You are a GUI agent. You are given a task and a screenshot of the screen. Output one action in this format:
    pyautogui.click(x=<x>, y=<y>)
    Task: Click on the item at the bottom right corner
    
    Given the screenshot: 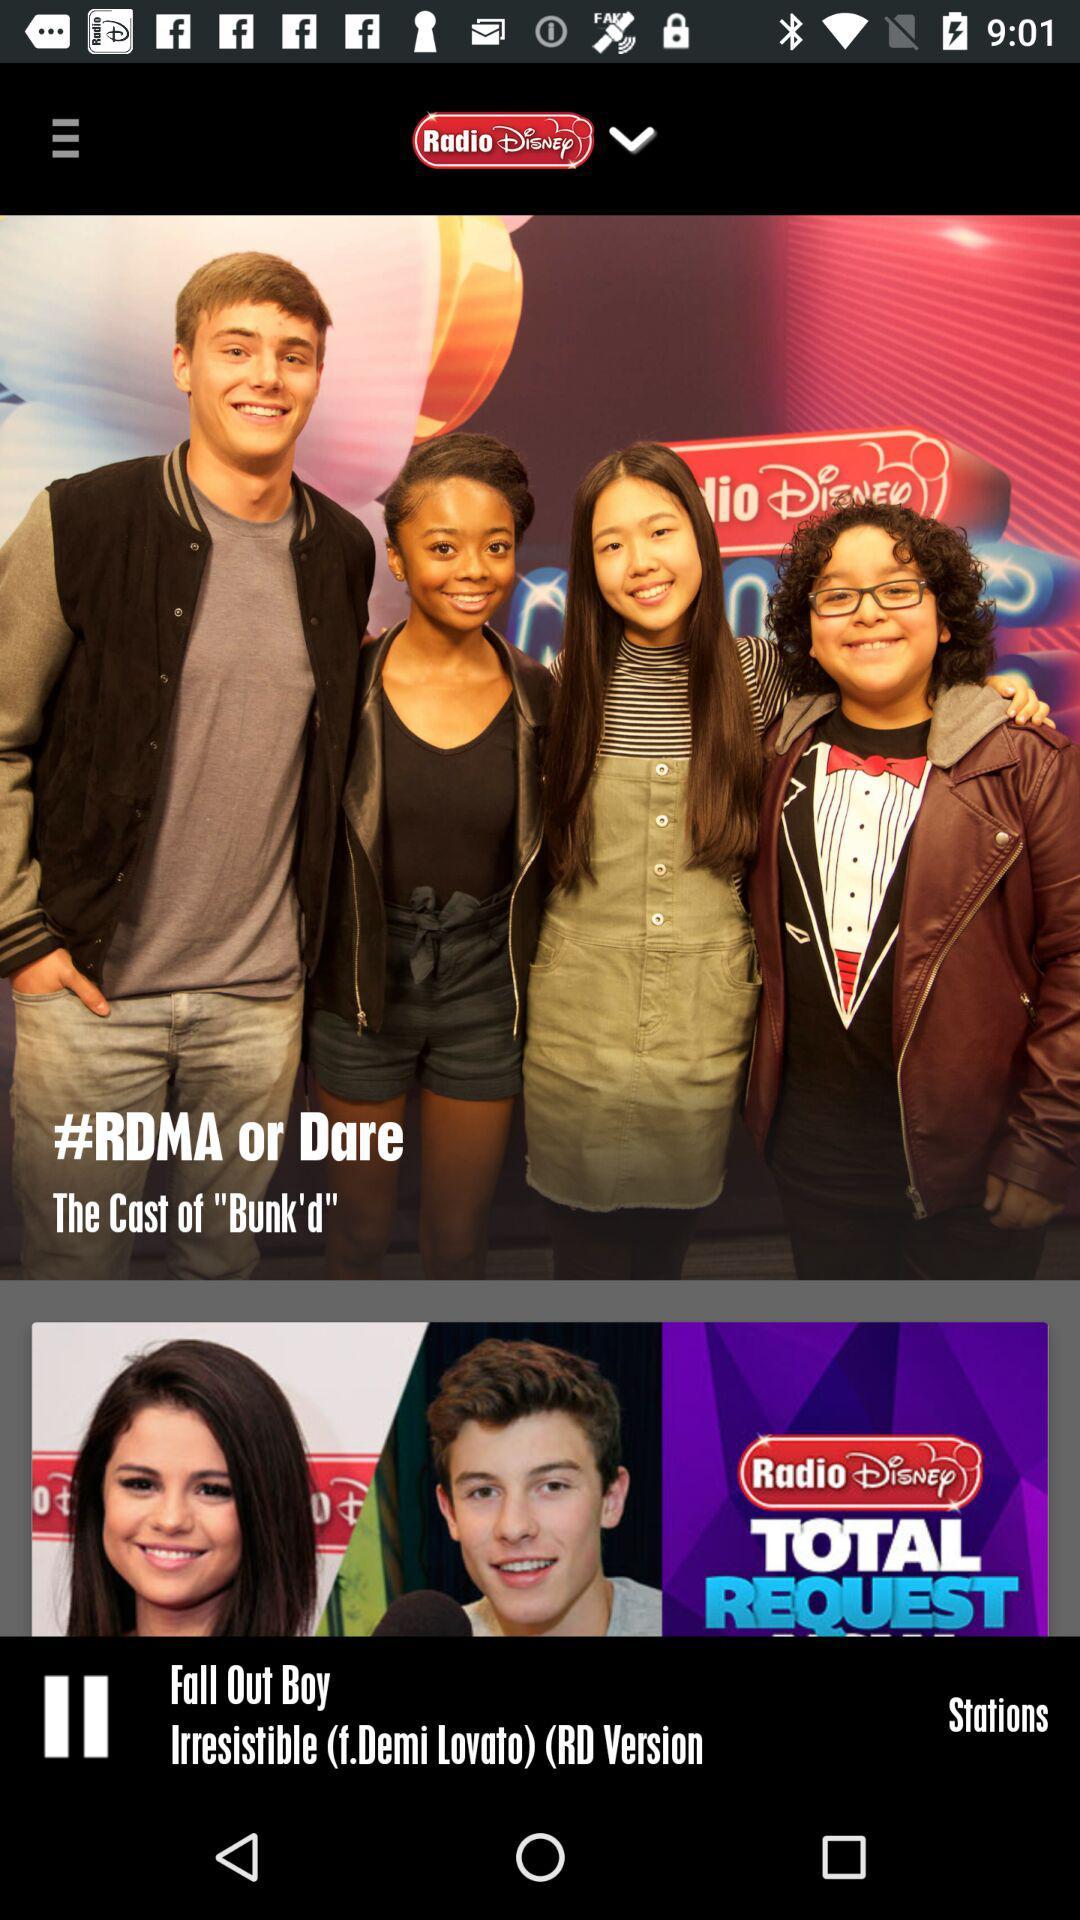 What is the action you would take?
    pyautogui.click(x=998, y=1713)
    